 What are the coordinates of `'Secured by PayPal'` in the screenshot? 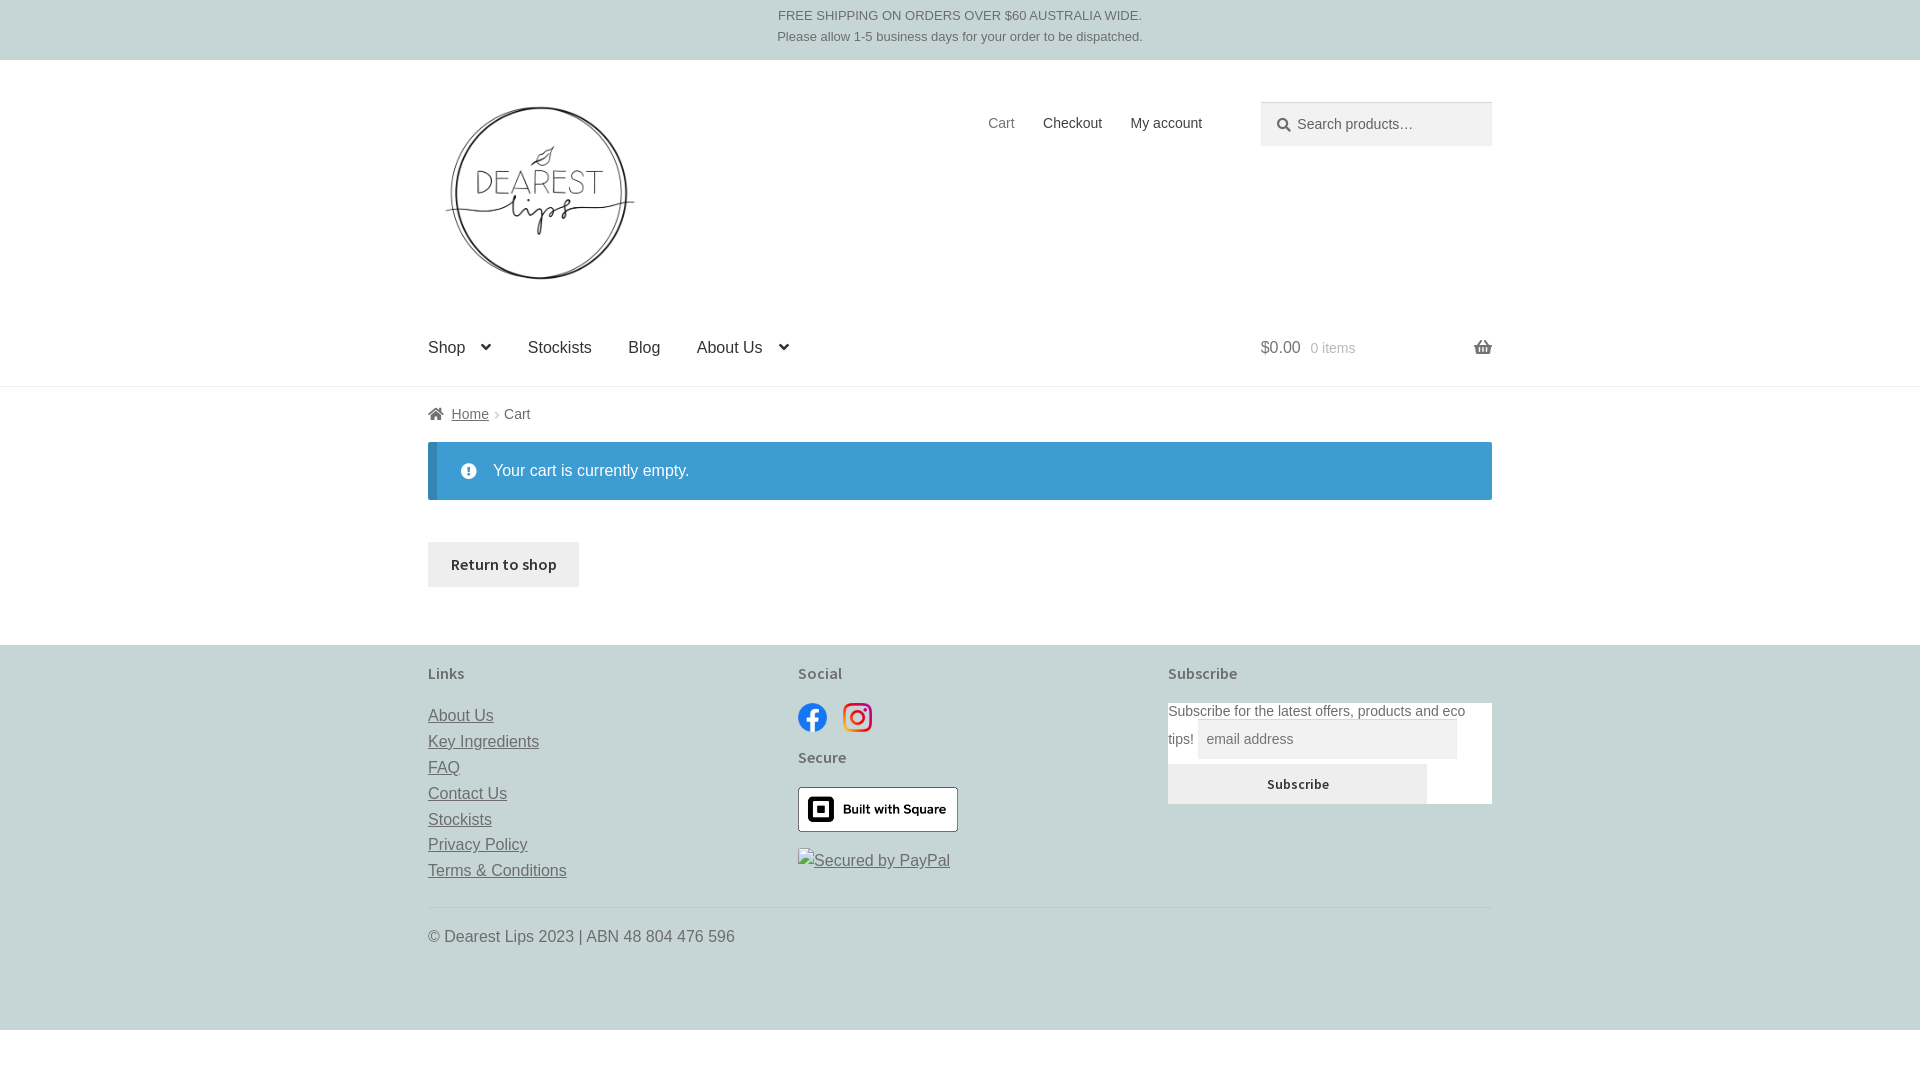 It's located at (960, 859).